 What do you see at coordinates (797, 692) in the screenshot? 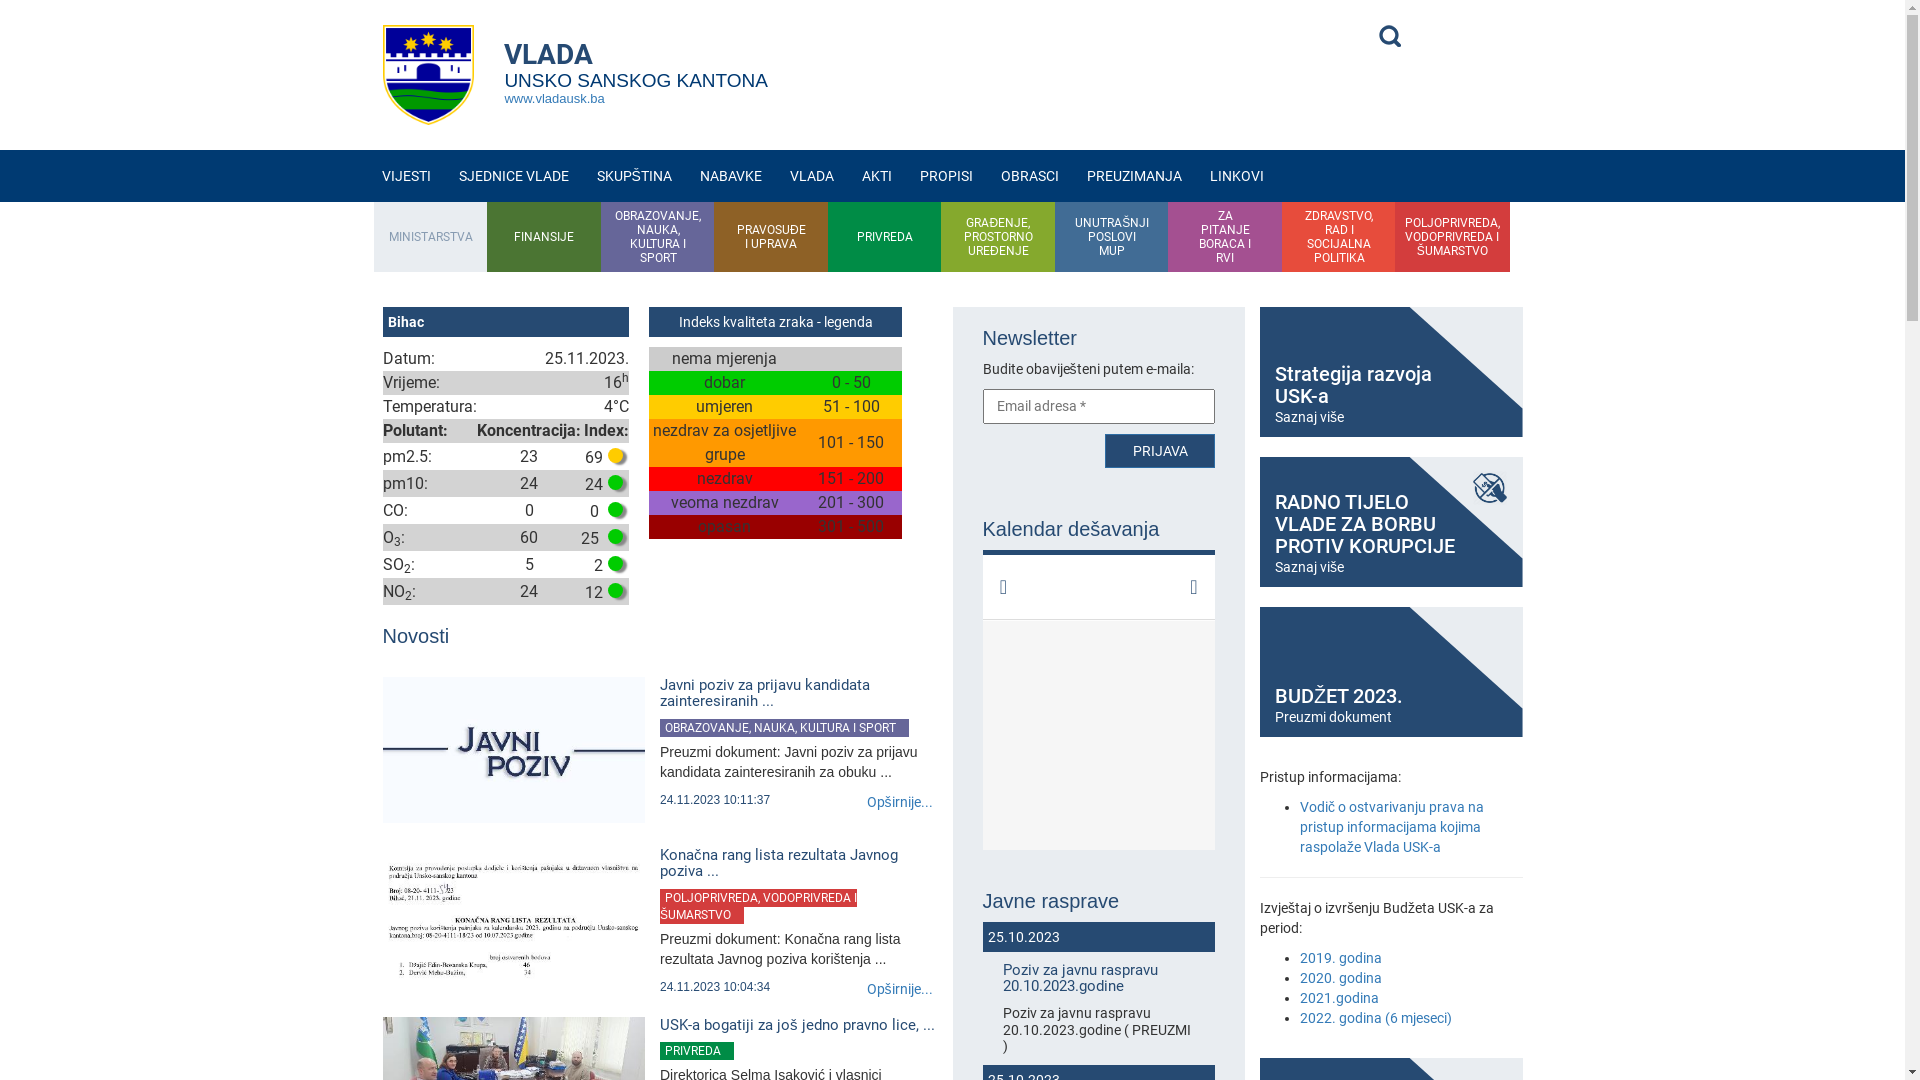
I see `'Javni poziv za prijavu kandidata zainteresiranih ...'` at bounding box center [797, 692].